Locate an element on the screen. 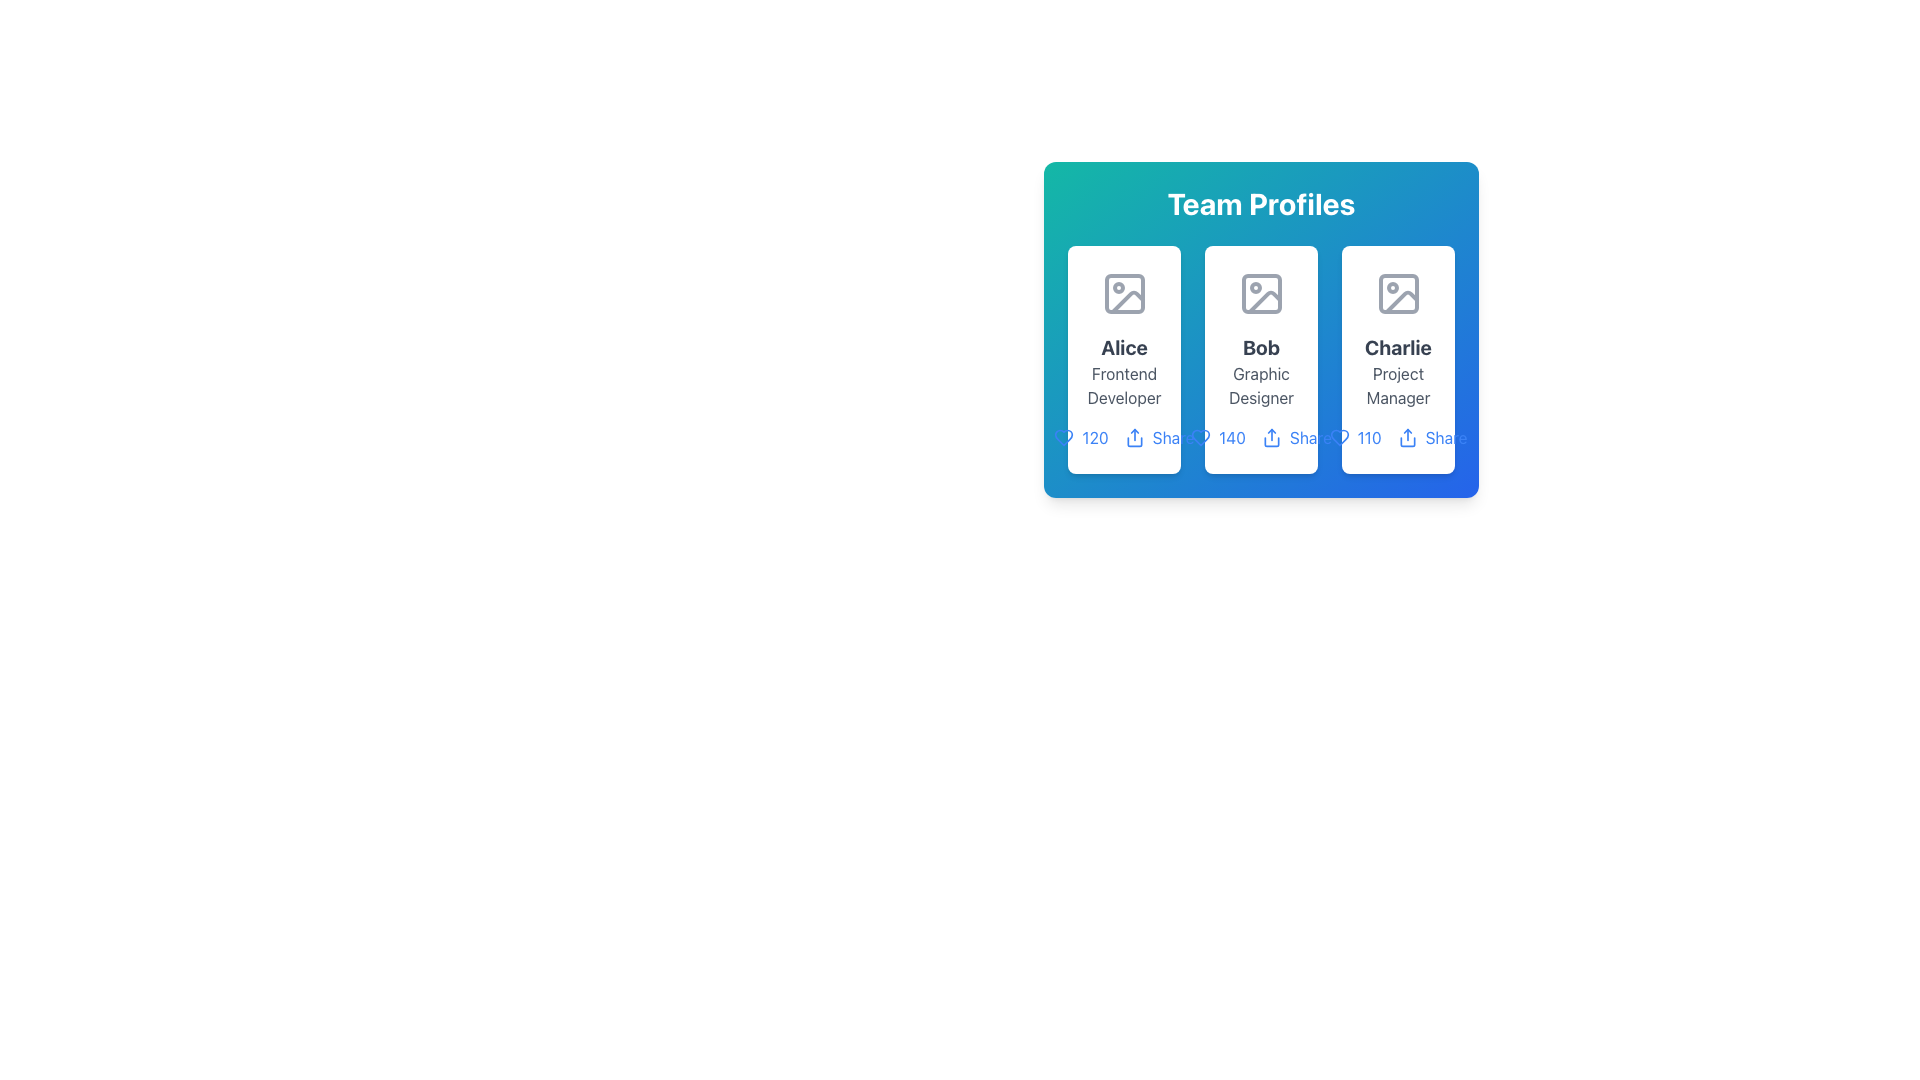  the 'Share' text button located within the 'Graphic Designer' profile card below the name 'Bob' is located at coordinates (1260, 437).